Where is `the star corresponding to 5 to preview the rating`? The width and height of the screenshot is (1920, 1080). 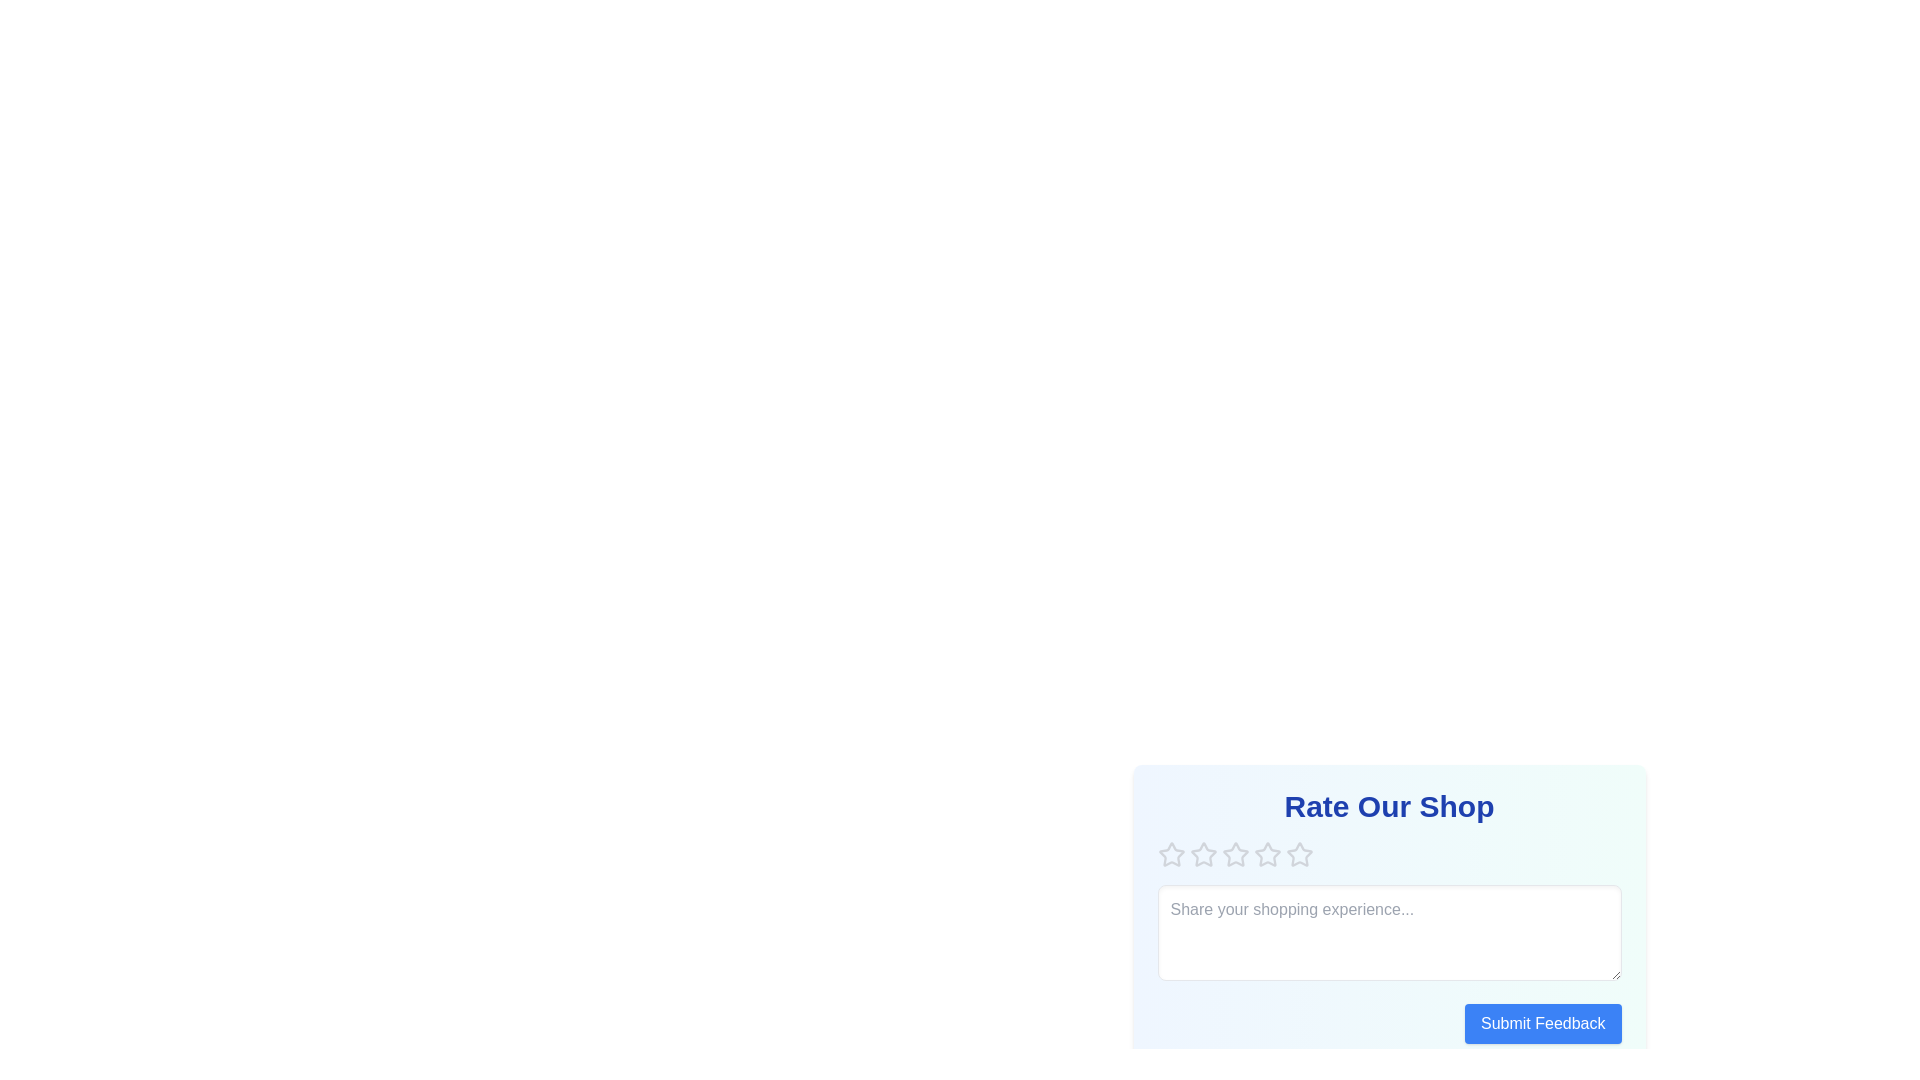 the star corresponding to 5 to preview the rating is located at coordinates (1299, 855).